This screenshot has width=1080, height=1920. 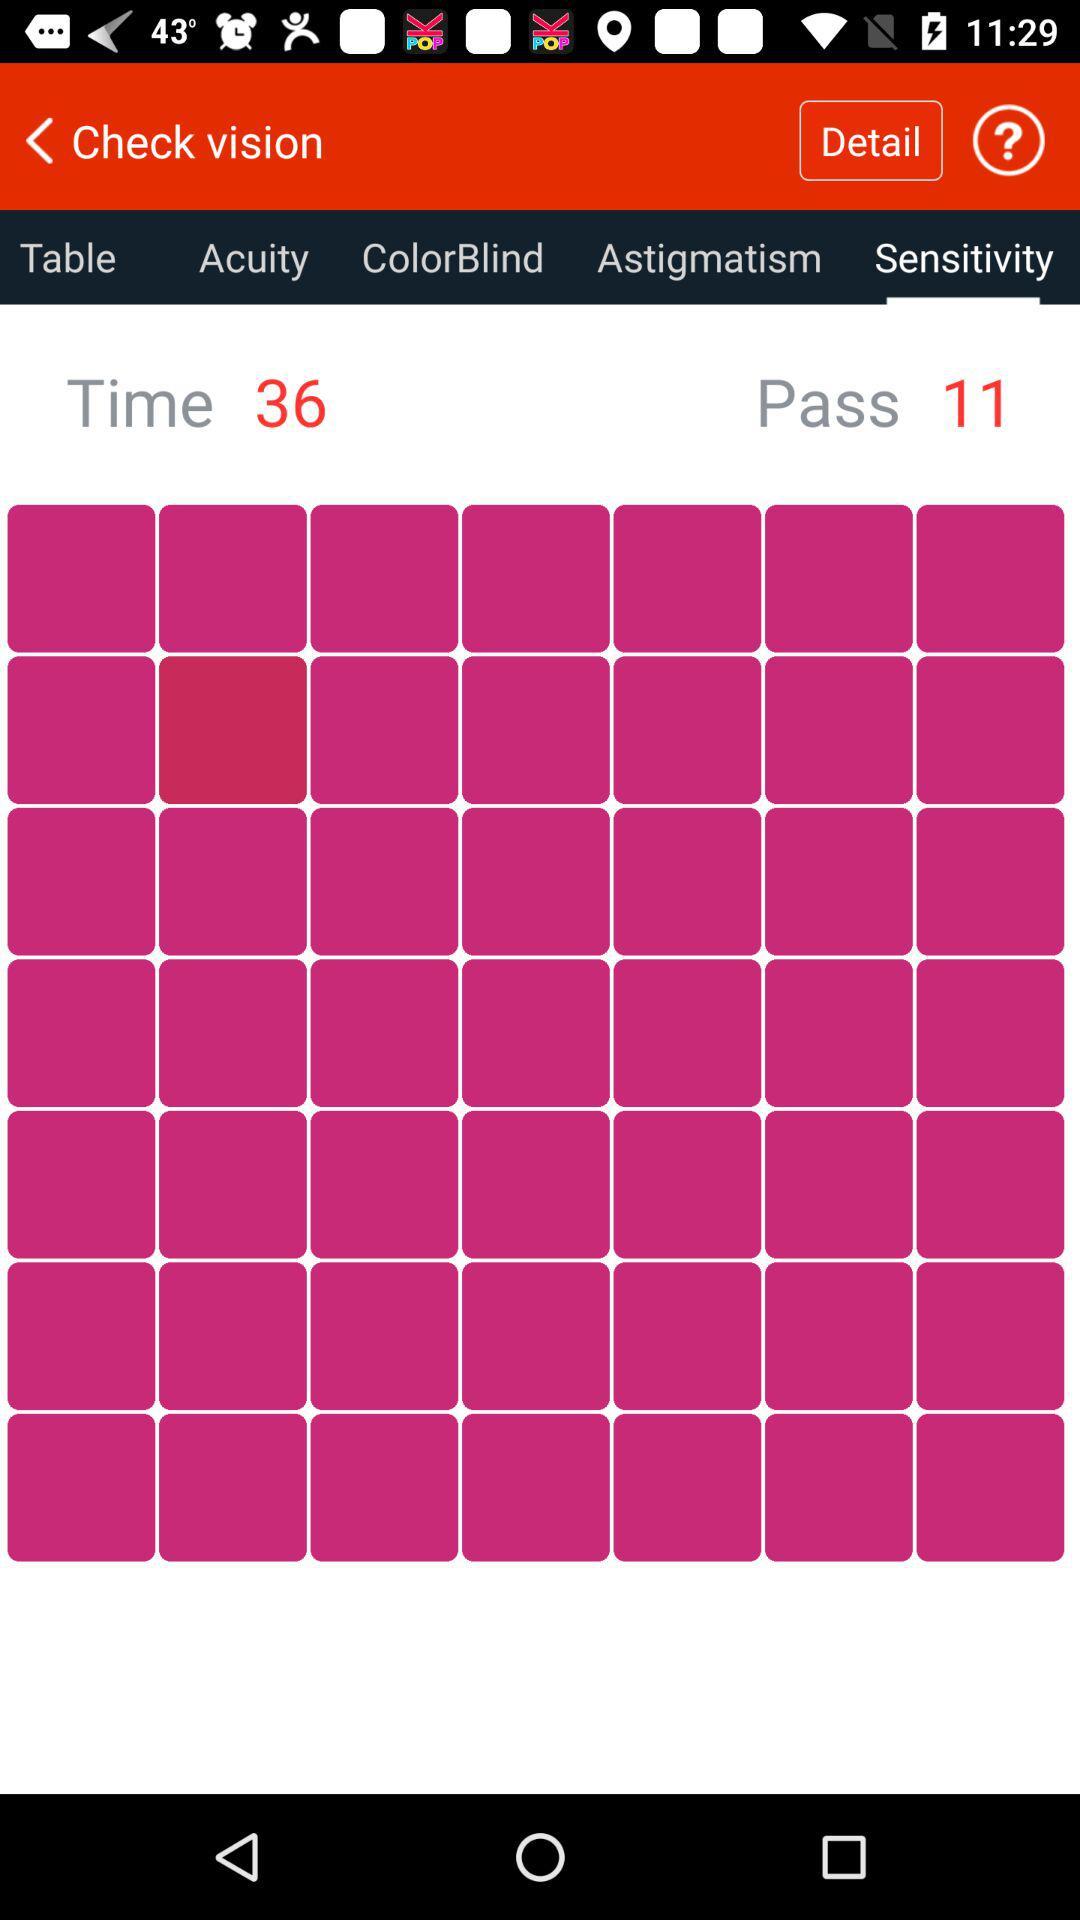 I want to click on icon to the left of the acuity, so click(x=85, y=256).